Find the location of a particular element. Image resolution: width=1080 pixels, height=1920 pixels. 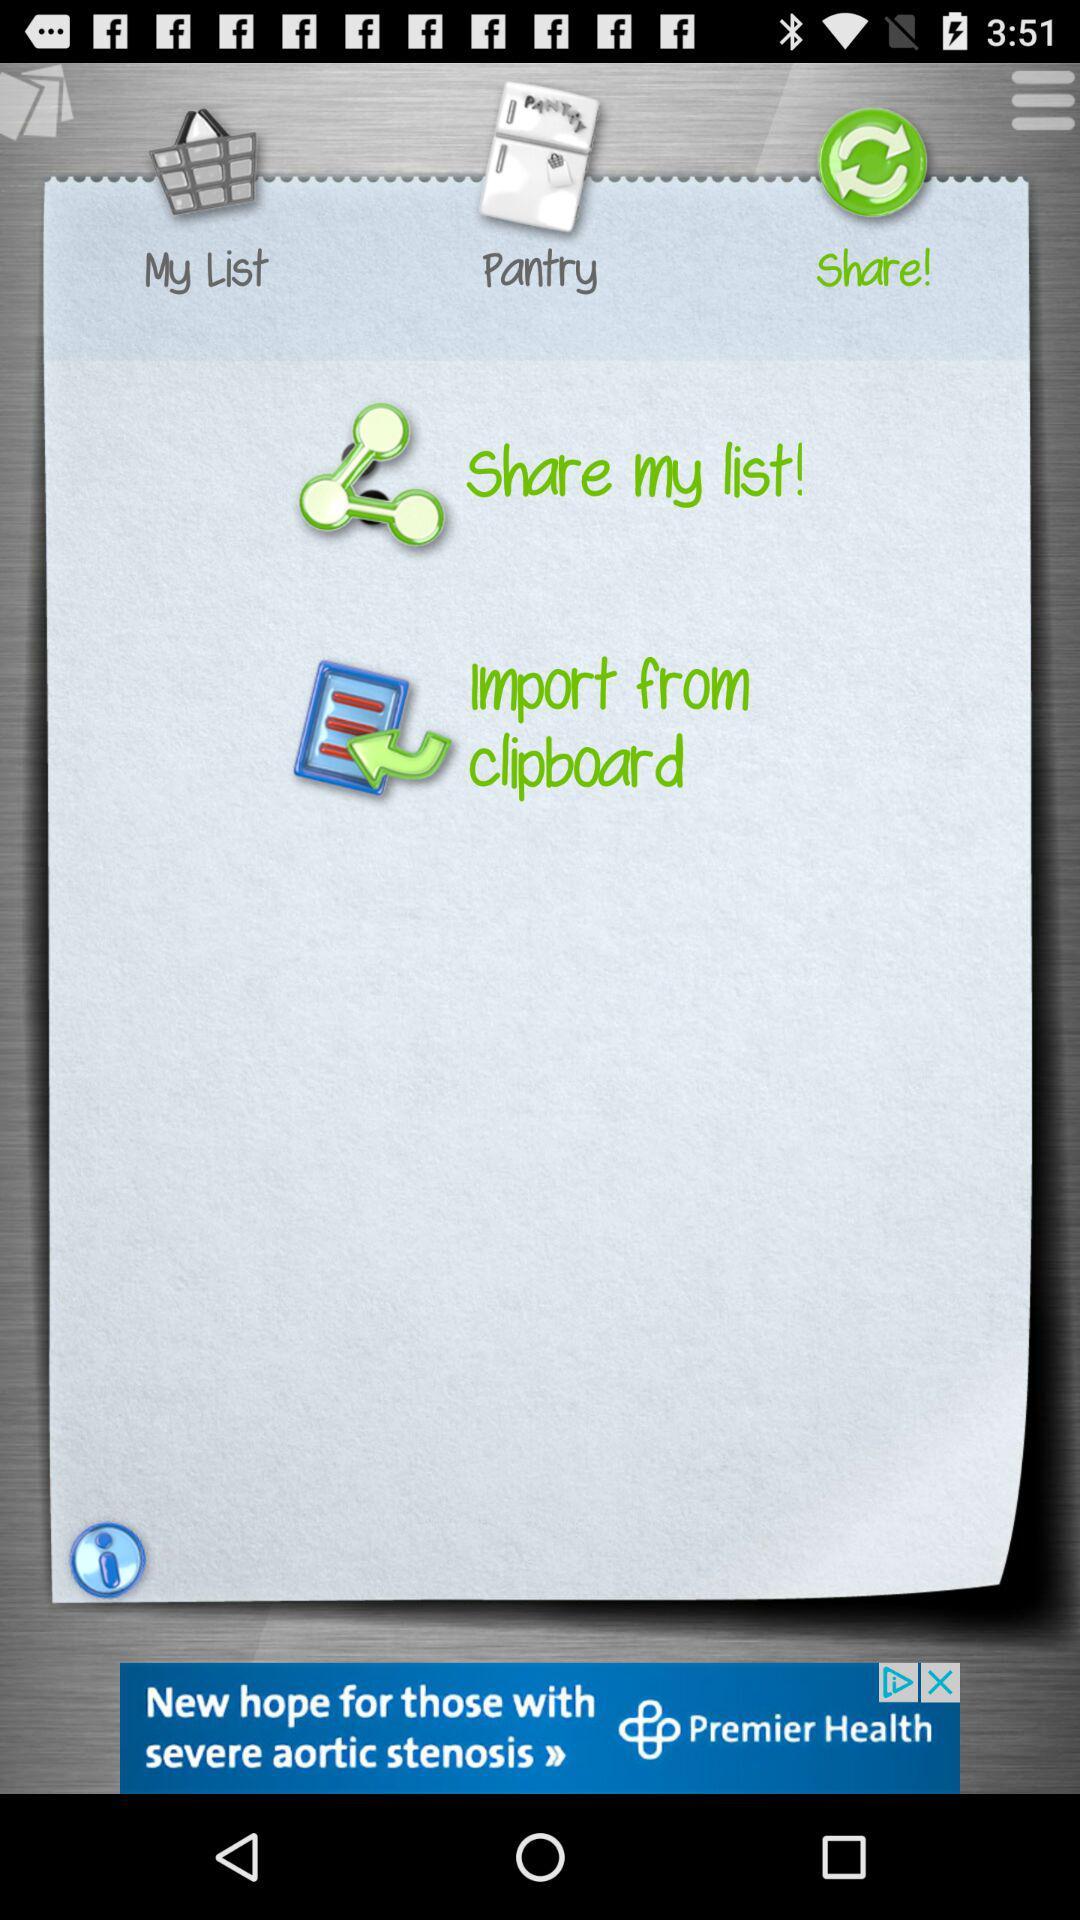

menu button is located at coordinates (1032, 109).